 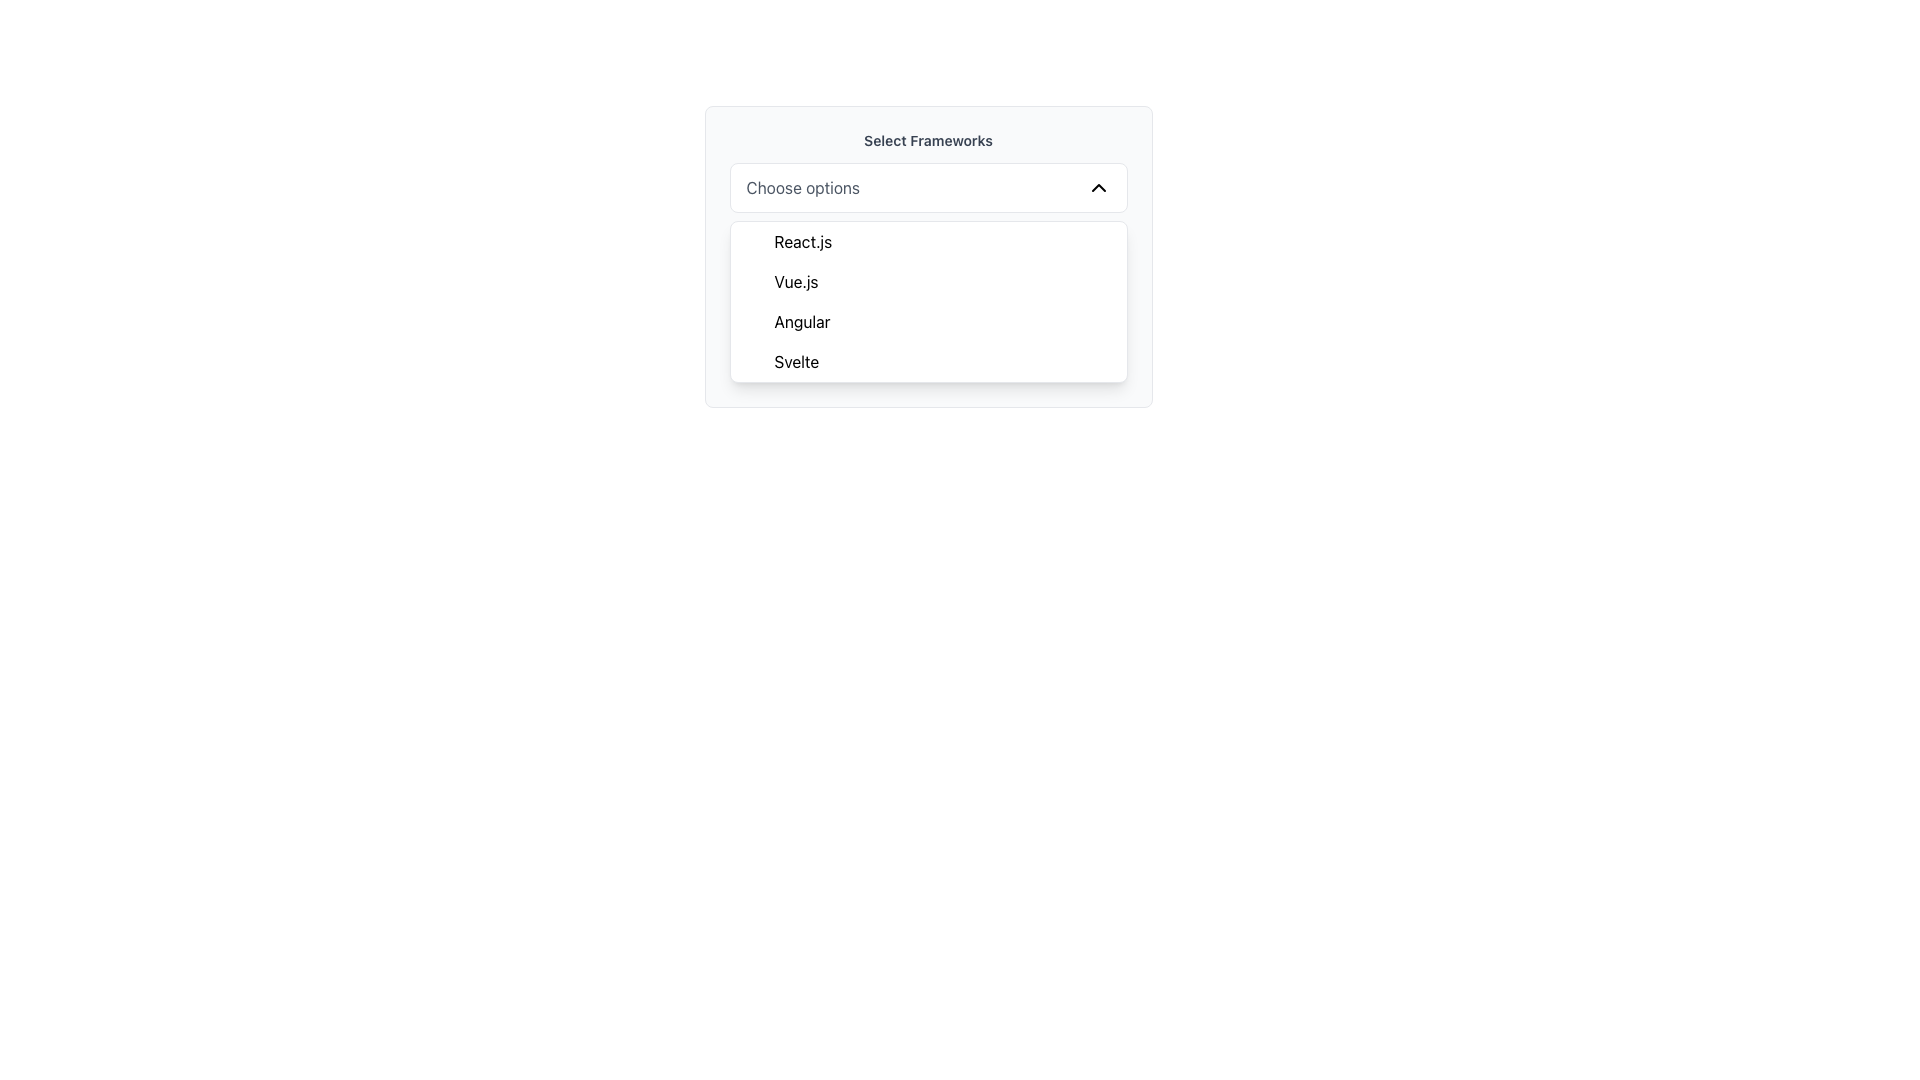 I want to click on the static text label 'Select Frameworks' which is a bold dark gray heading at the top of its section, above selectable options, so click(x=927, y=140).